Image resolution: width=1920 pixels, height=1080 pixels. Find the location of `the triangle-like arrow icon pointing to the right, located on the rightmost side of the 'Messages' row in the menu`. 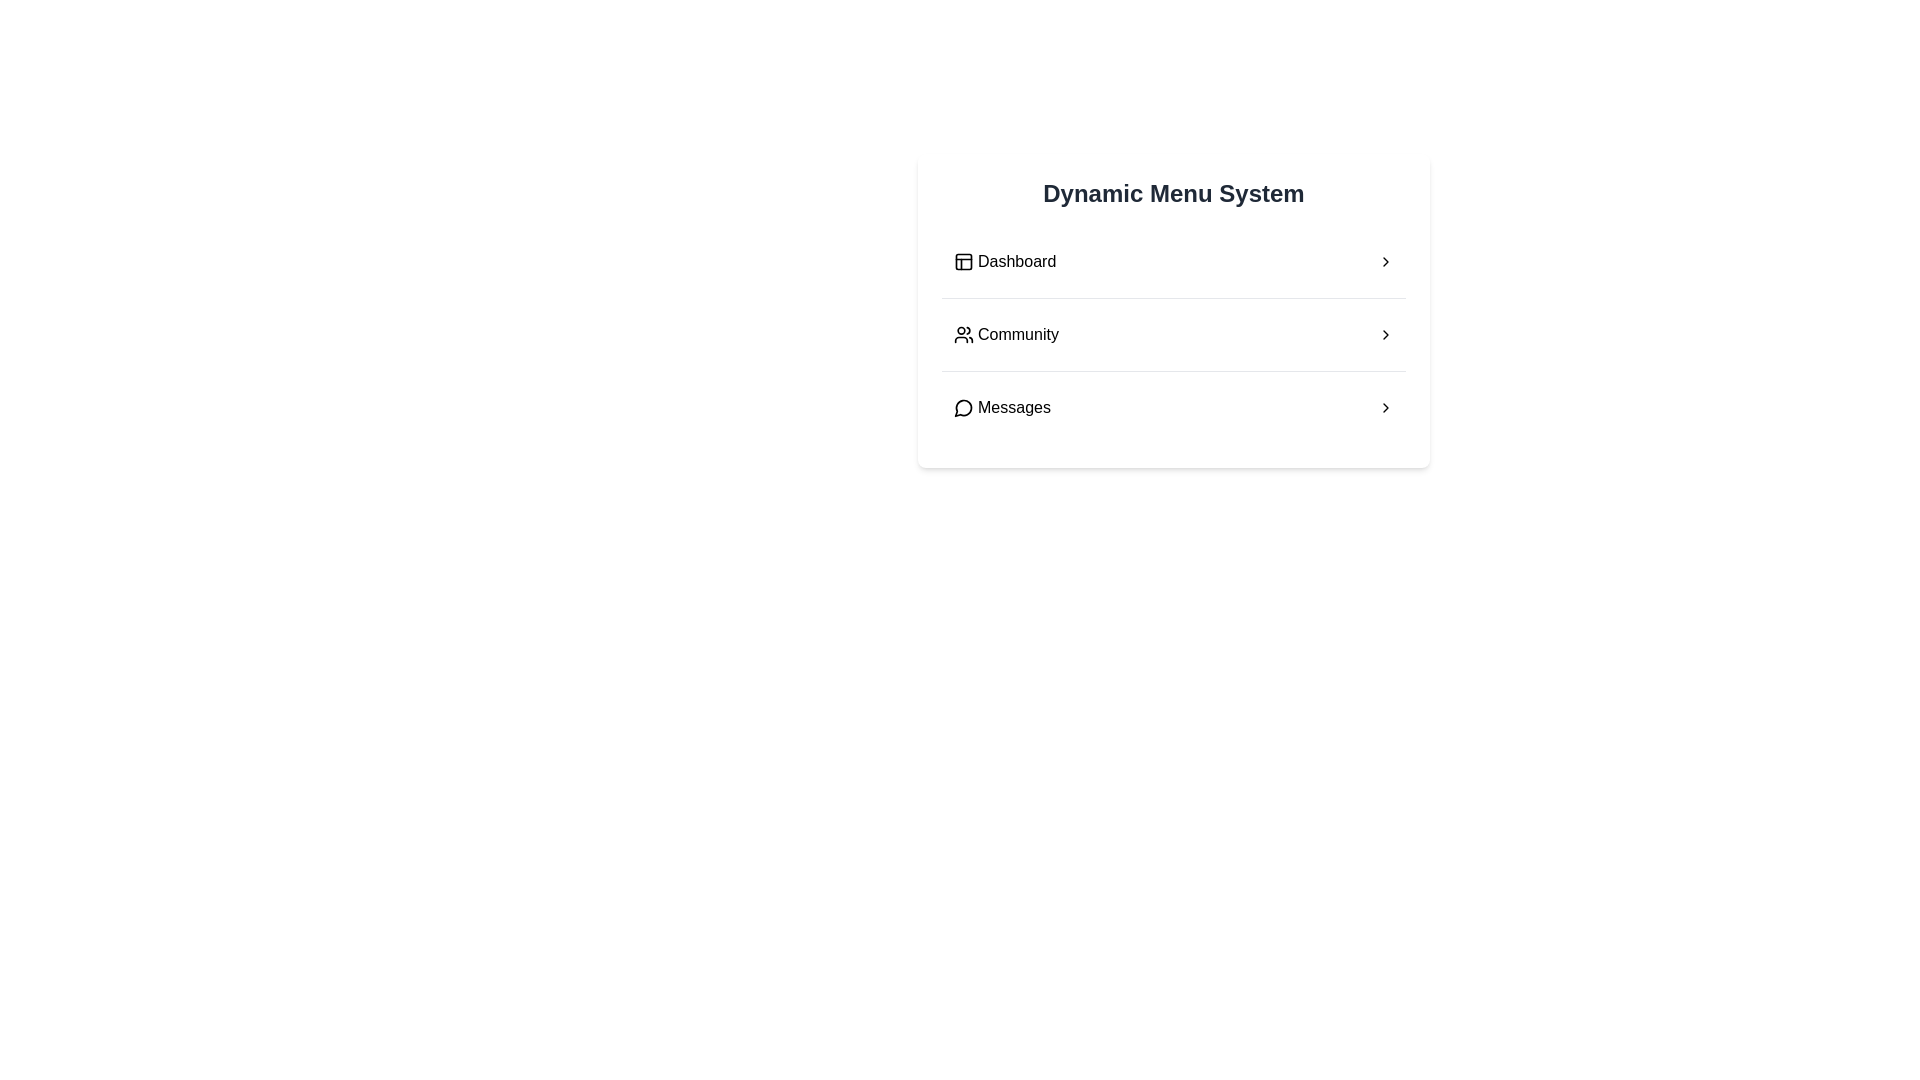

the triangle-like arrow icon pointing to the right, located on the rightmost side of the 'Messages' row in the menu is located at coordinates (1385, 407).